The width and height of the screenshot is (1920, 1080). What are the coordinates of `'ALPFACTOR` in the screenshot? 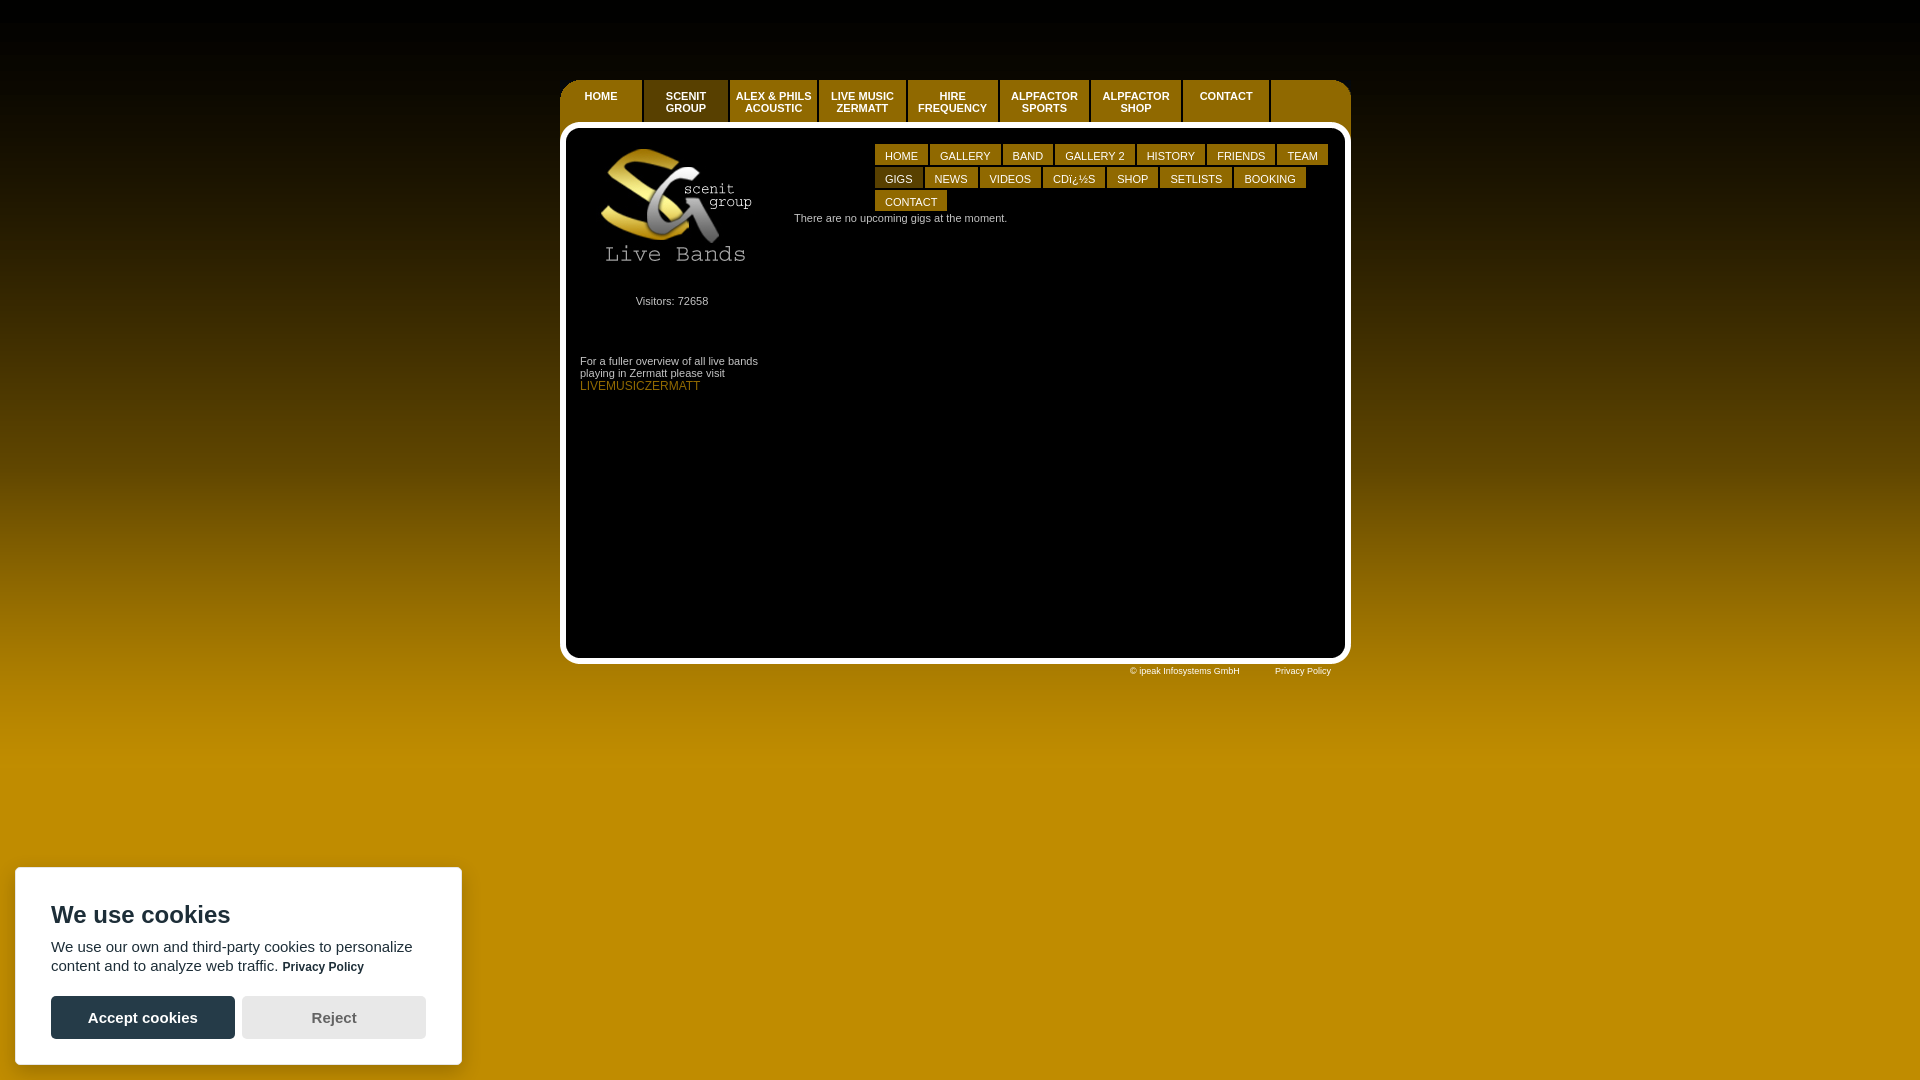 It's located at (1136, 101).